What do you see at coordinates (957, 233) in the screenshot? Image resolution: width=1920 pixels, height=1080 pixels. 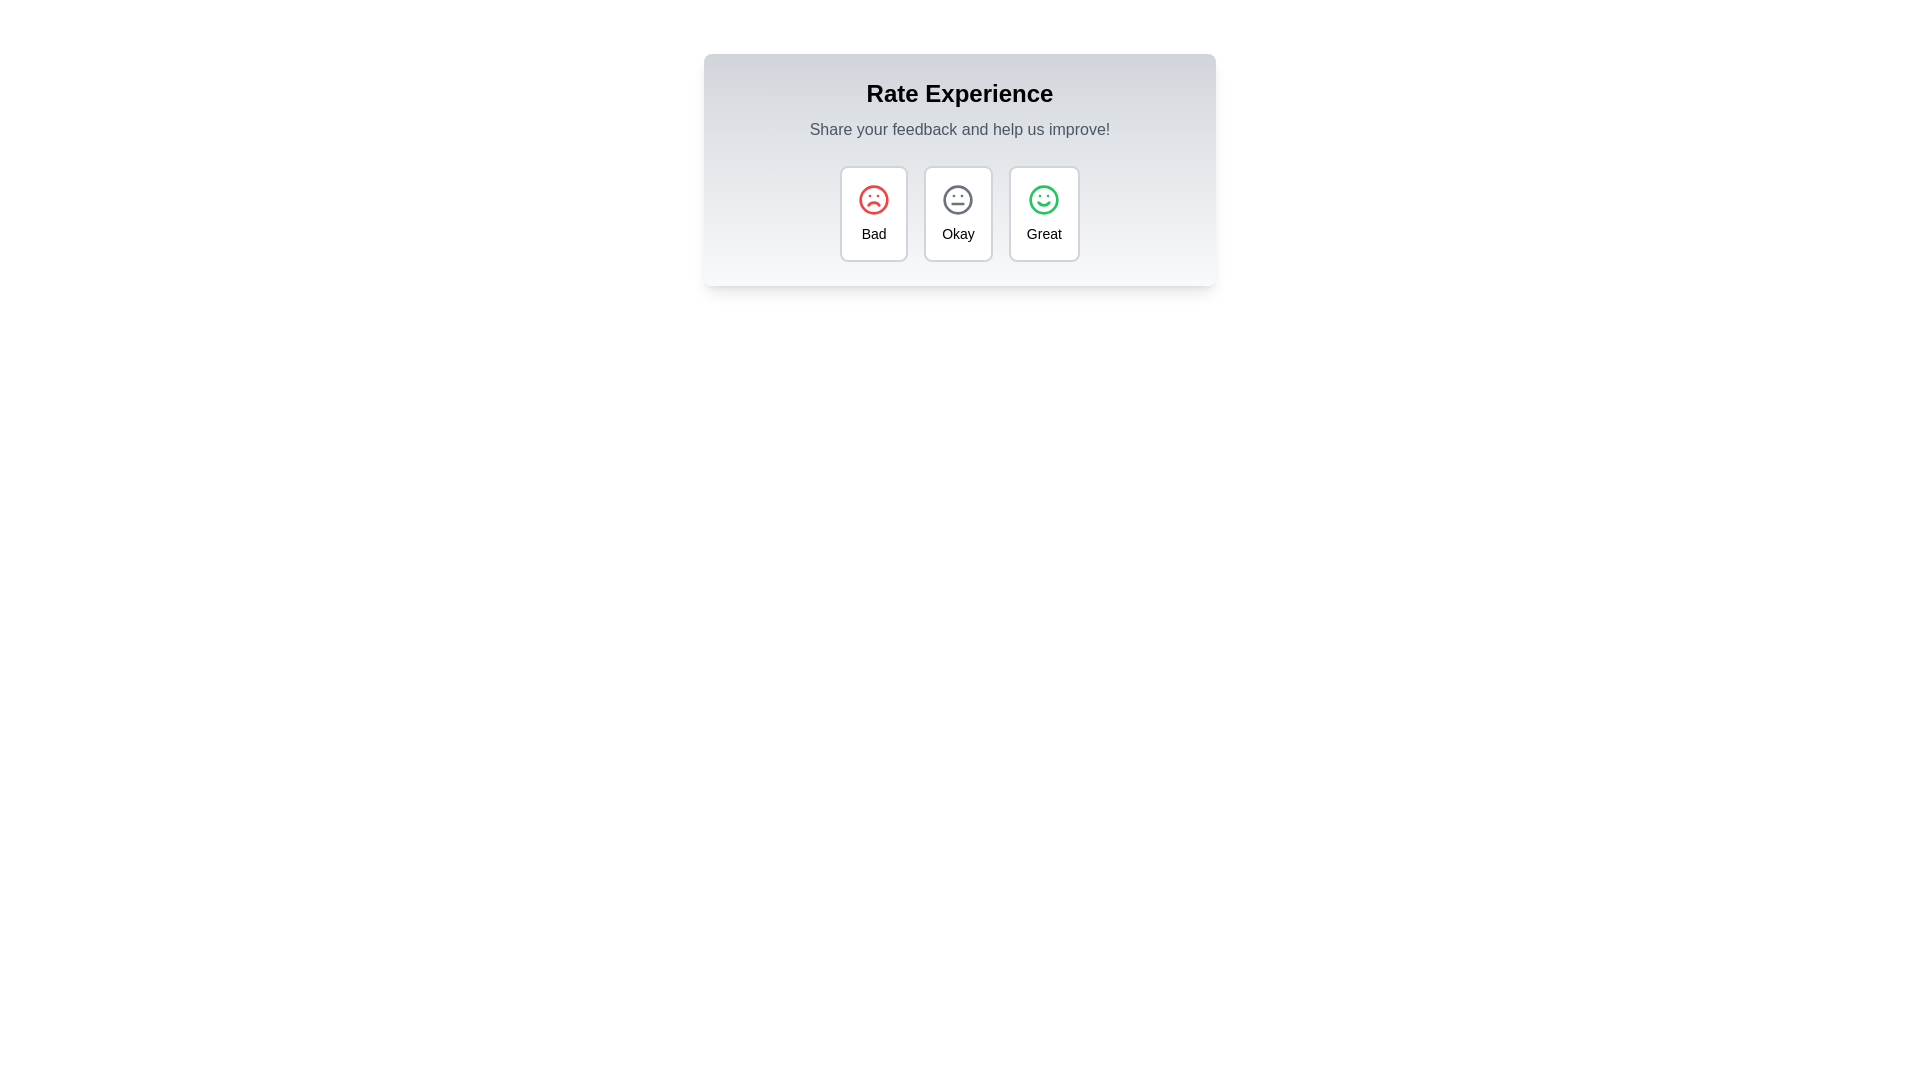 I see `the 'Okay' label located below the neutral rating icon, which is the second option among three rating choices in a horizontal layout` at bounding box center [957, 233].